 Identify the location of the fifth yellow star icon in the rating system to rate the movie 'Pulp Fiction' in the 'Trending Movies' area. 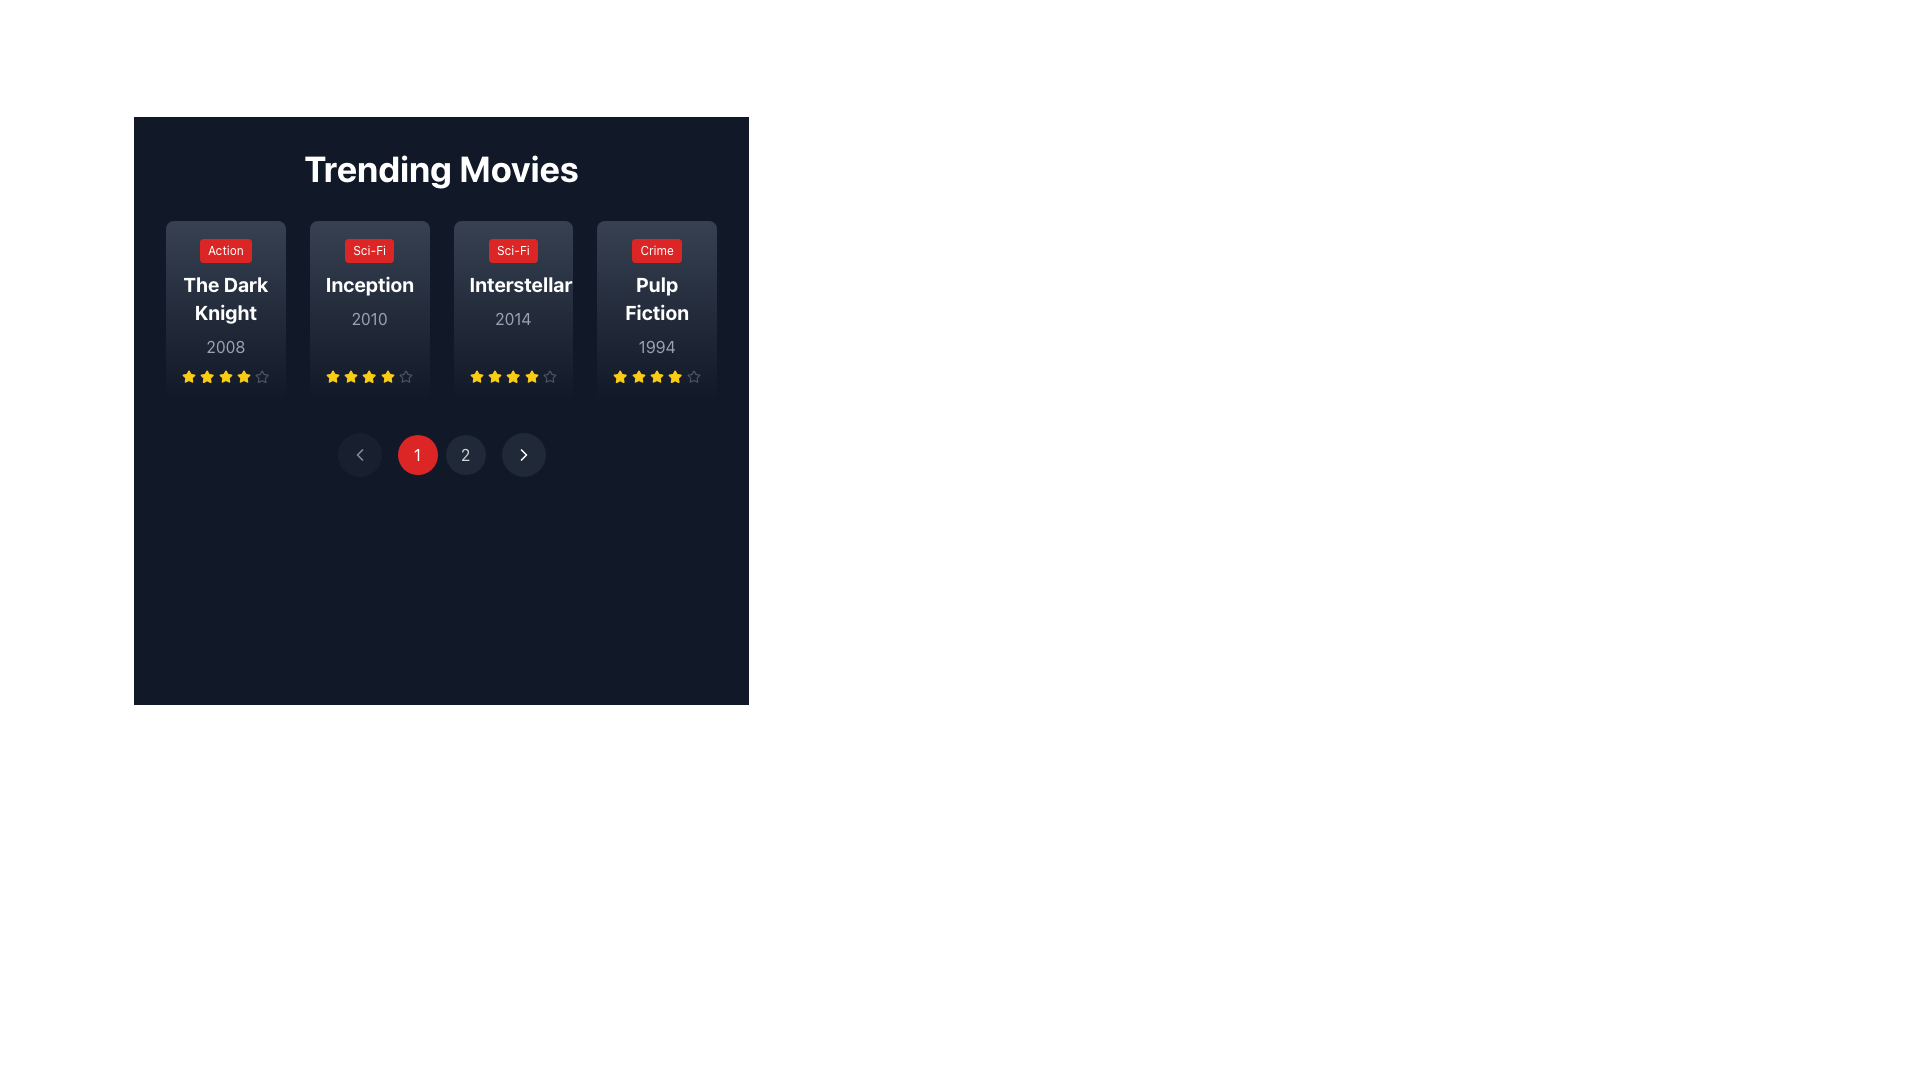
(675, 376).